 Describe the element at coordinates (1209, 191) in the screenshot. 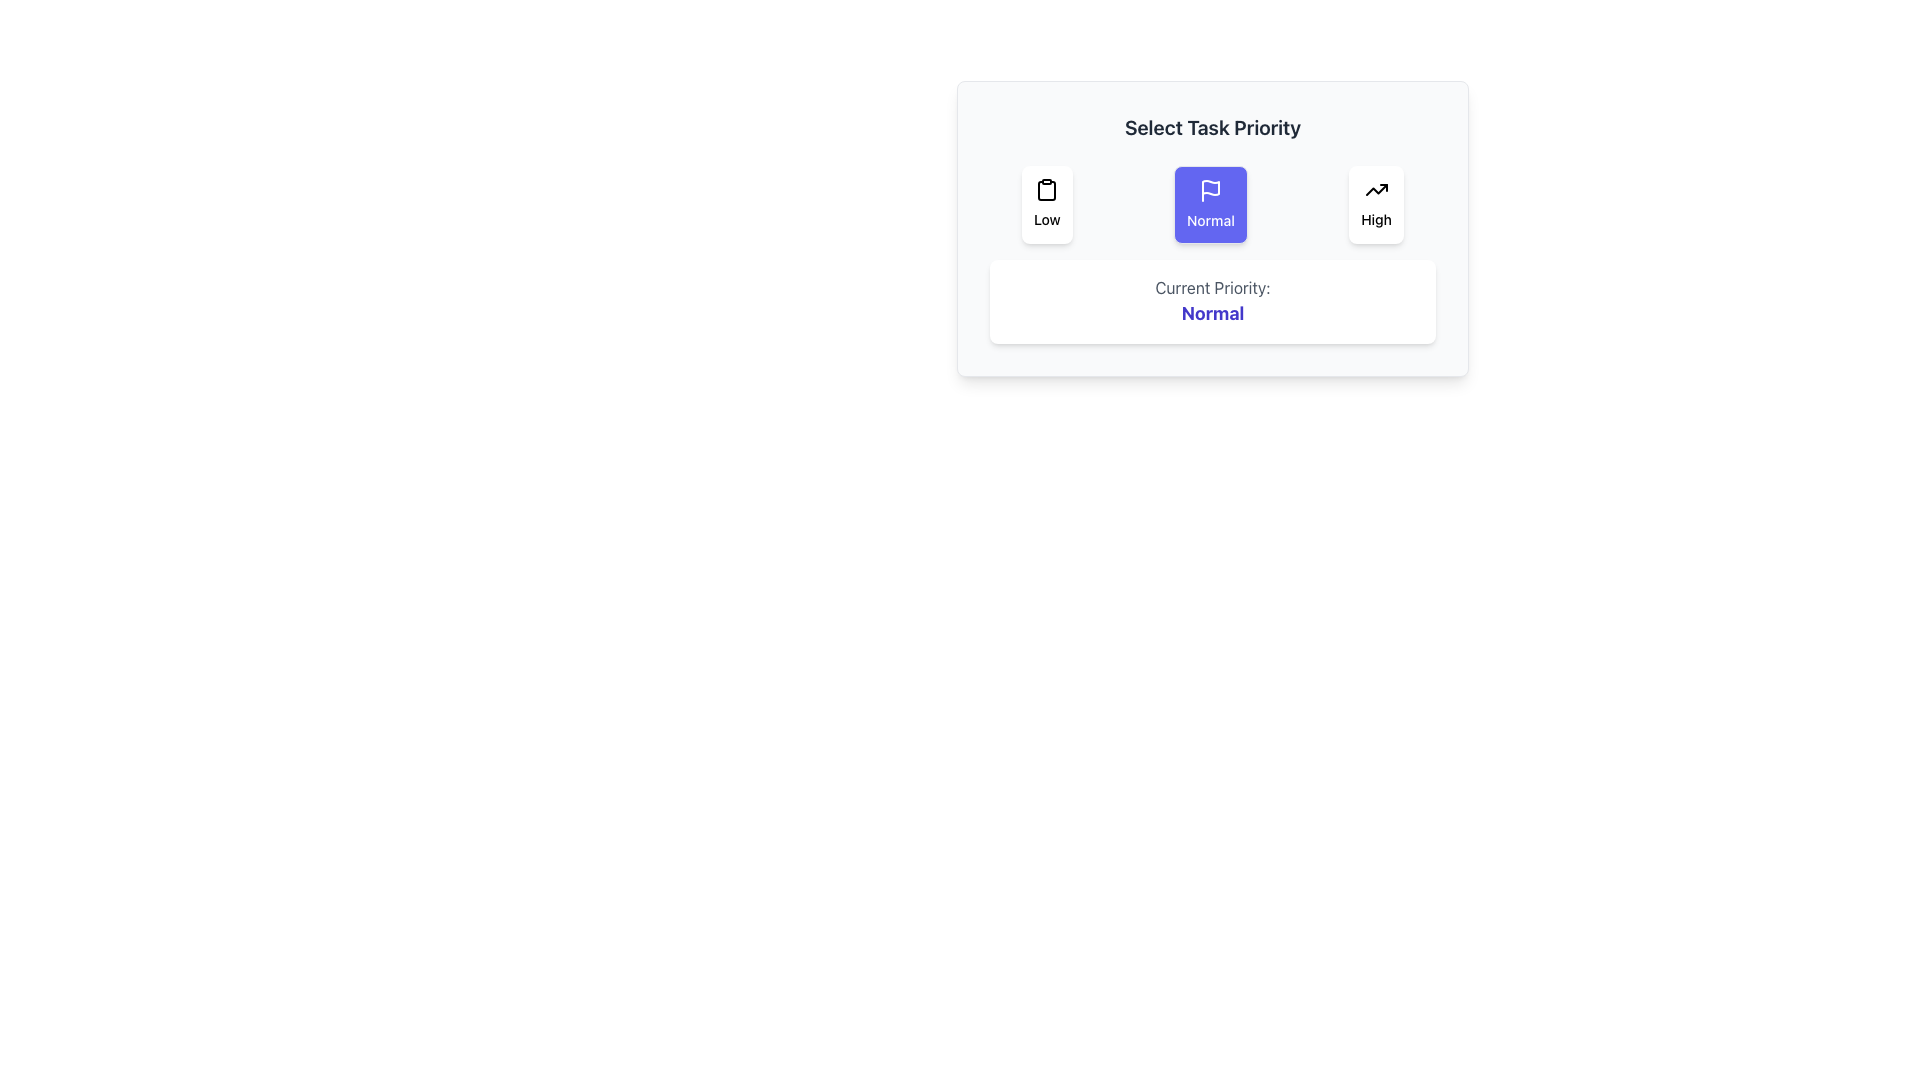

I see `the flag icon located in the 'Normal' block, which is highlighted in blue and positioned above the text 'Normal'` at that location.